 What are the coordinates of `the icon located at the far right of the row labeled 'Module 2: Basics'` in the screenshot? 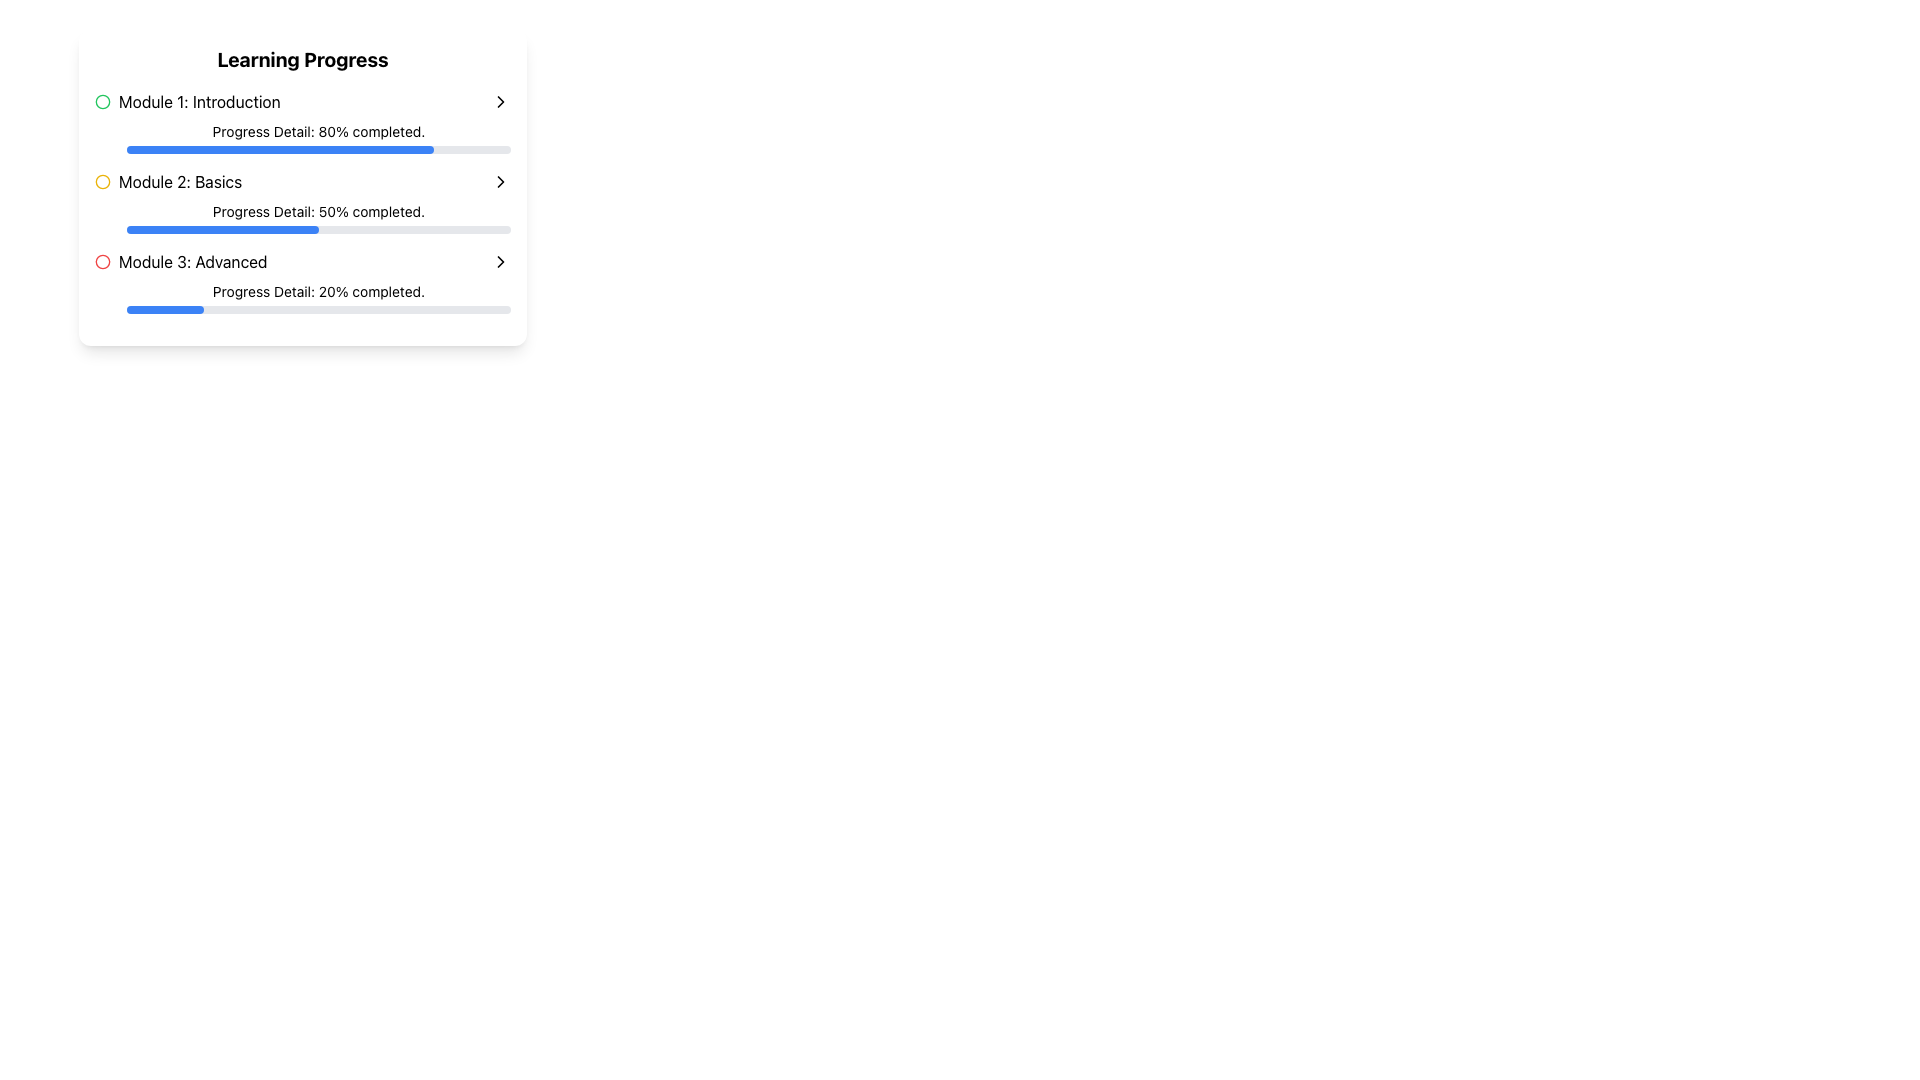 It's located at (500, 181).